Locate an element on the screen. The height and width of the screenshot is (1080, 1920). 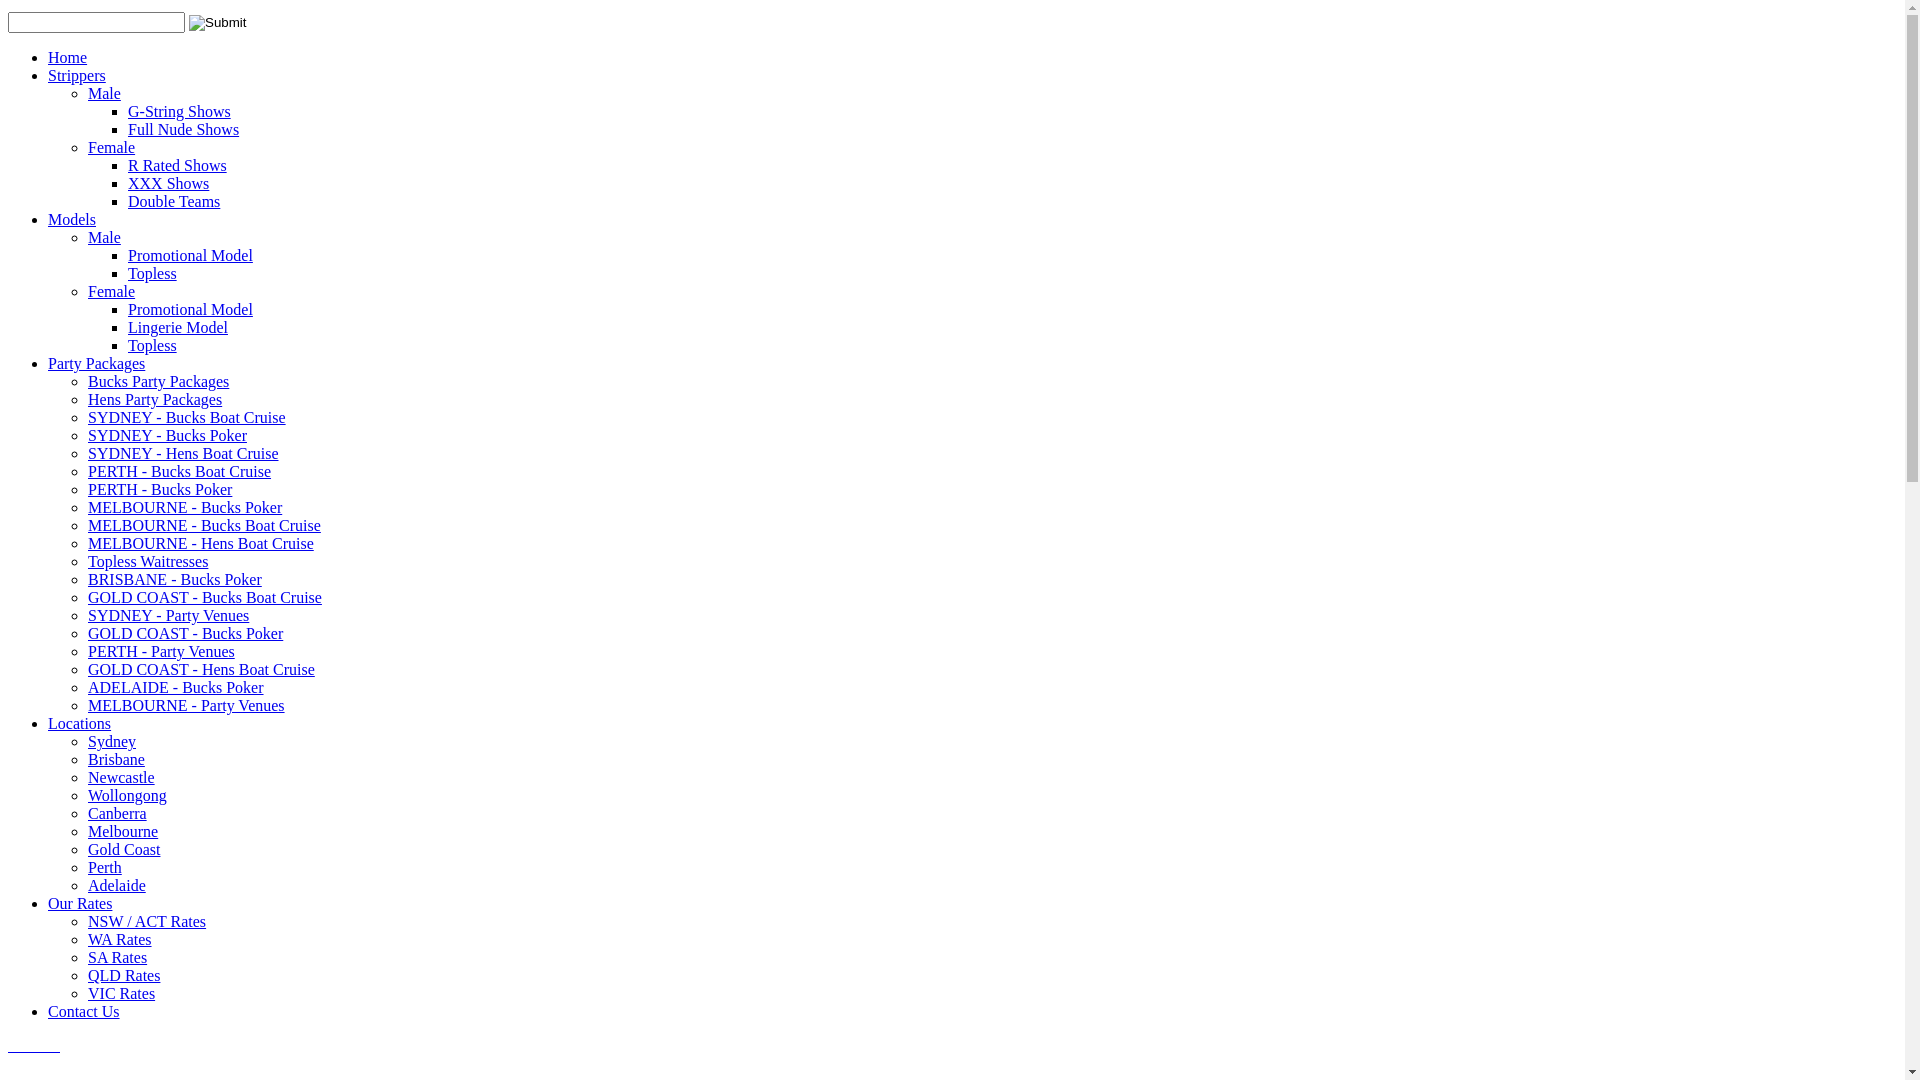
'R Rated Shows' is located at coordinates (177, 164).